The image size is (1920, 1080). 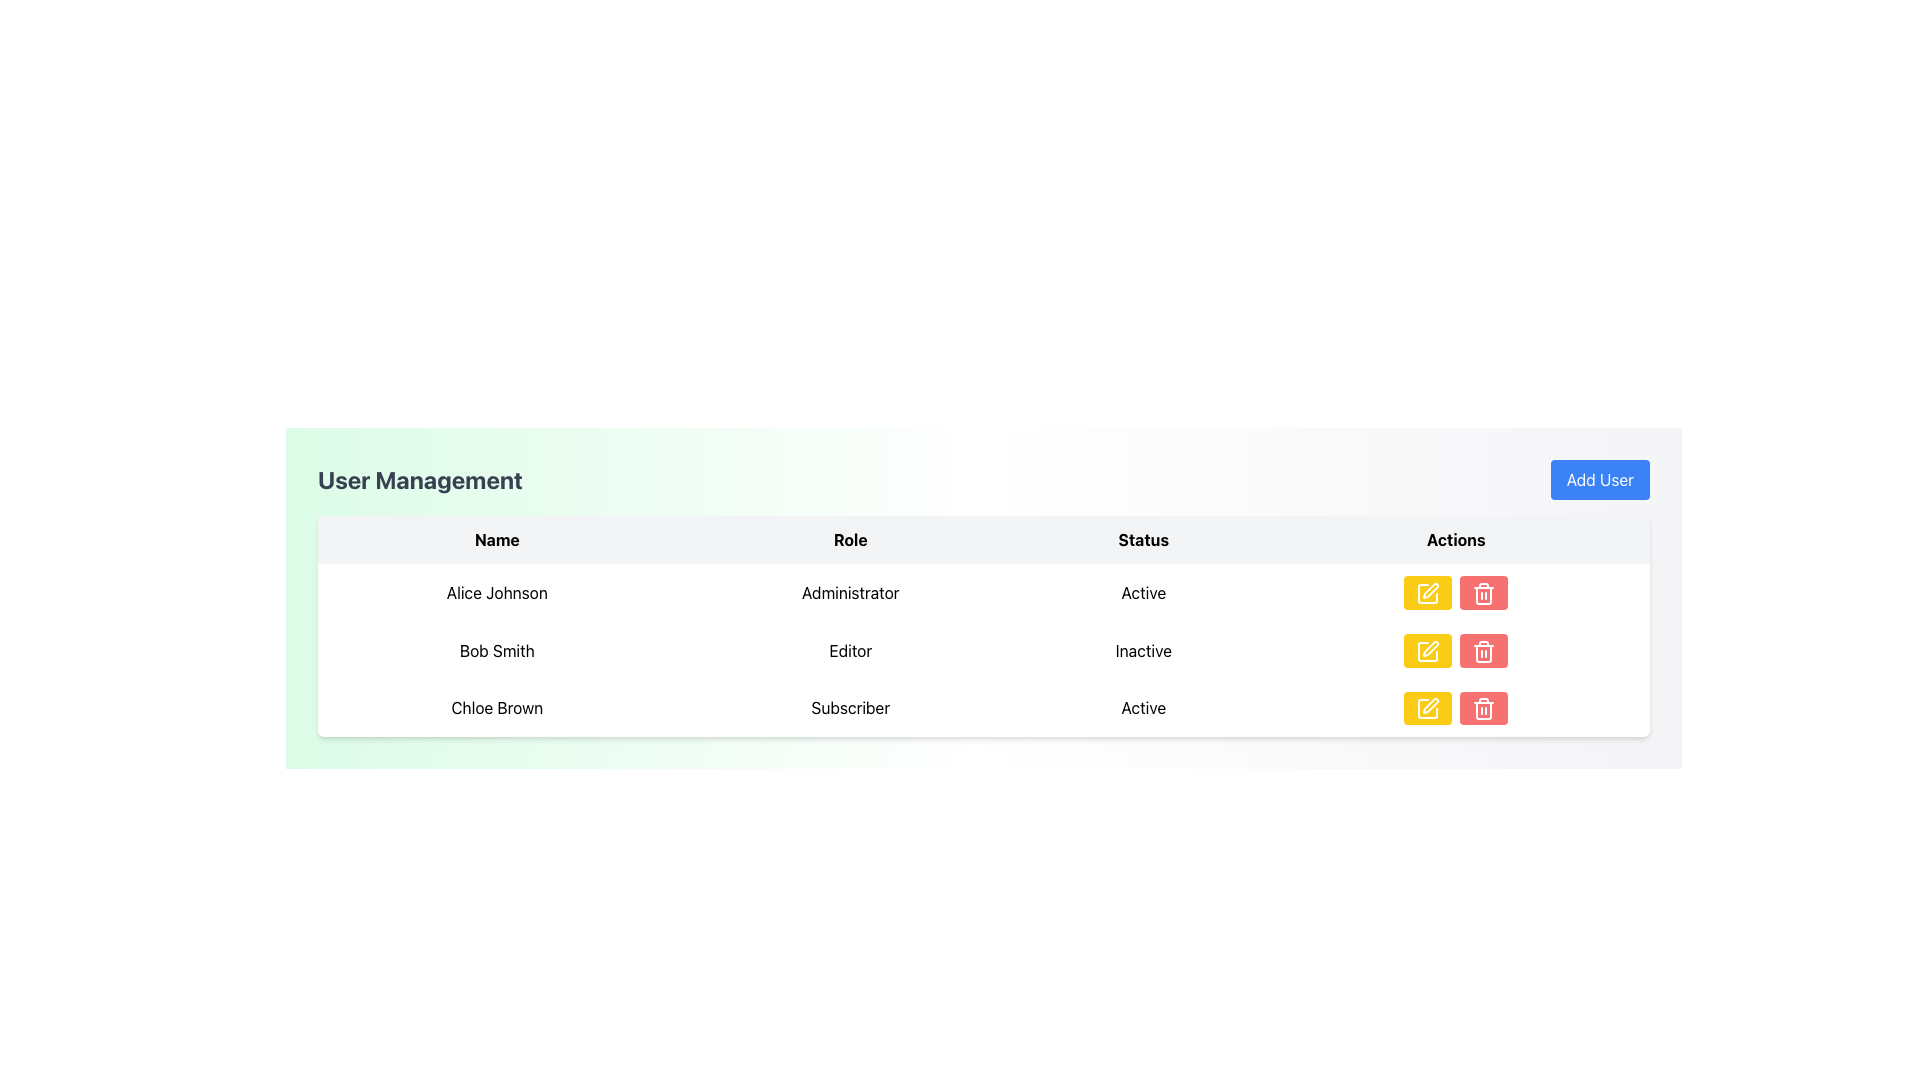 I want to click on the yellow edit button with a pencil icon located in the third row of the 'Actions' column to initiate editing, so click(x=1427, y=707).